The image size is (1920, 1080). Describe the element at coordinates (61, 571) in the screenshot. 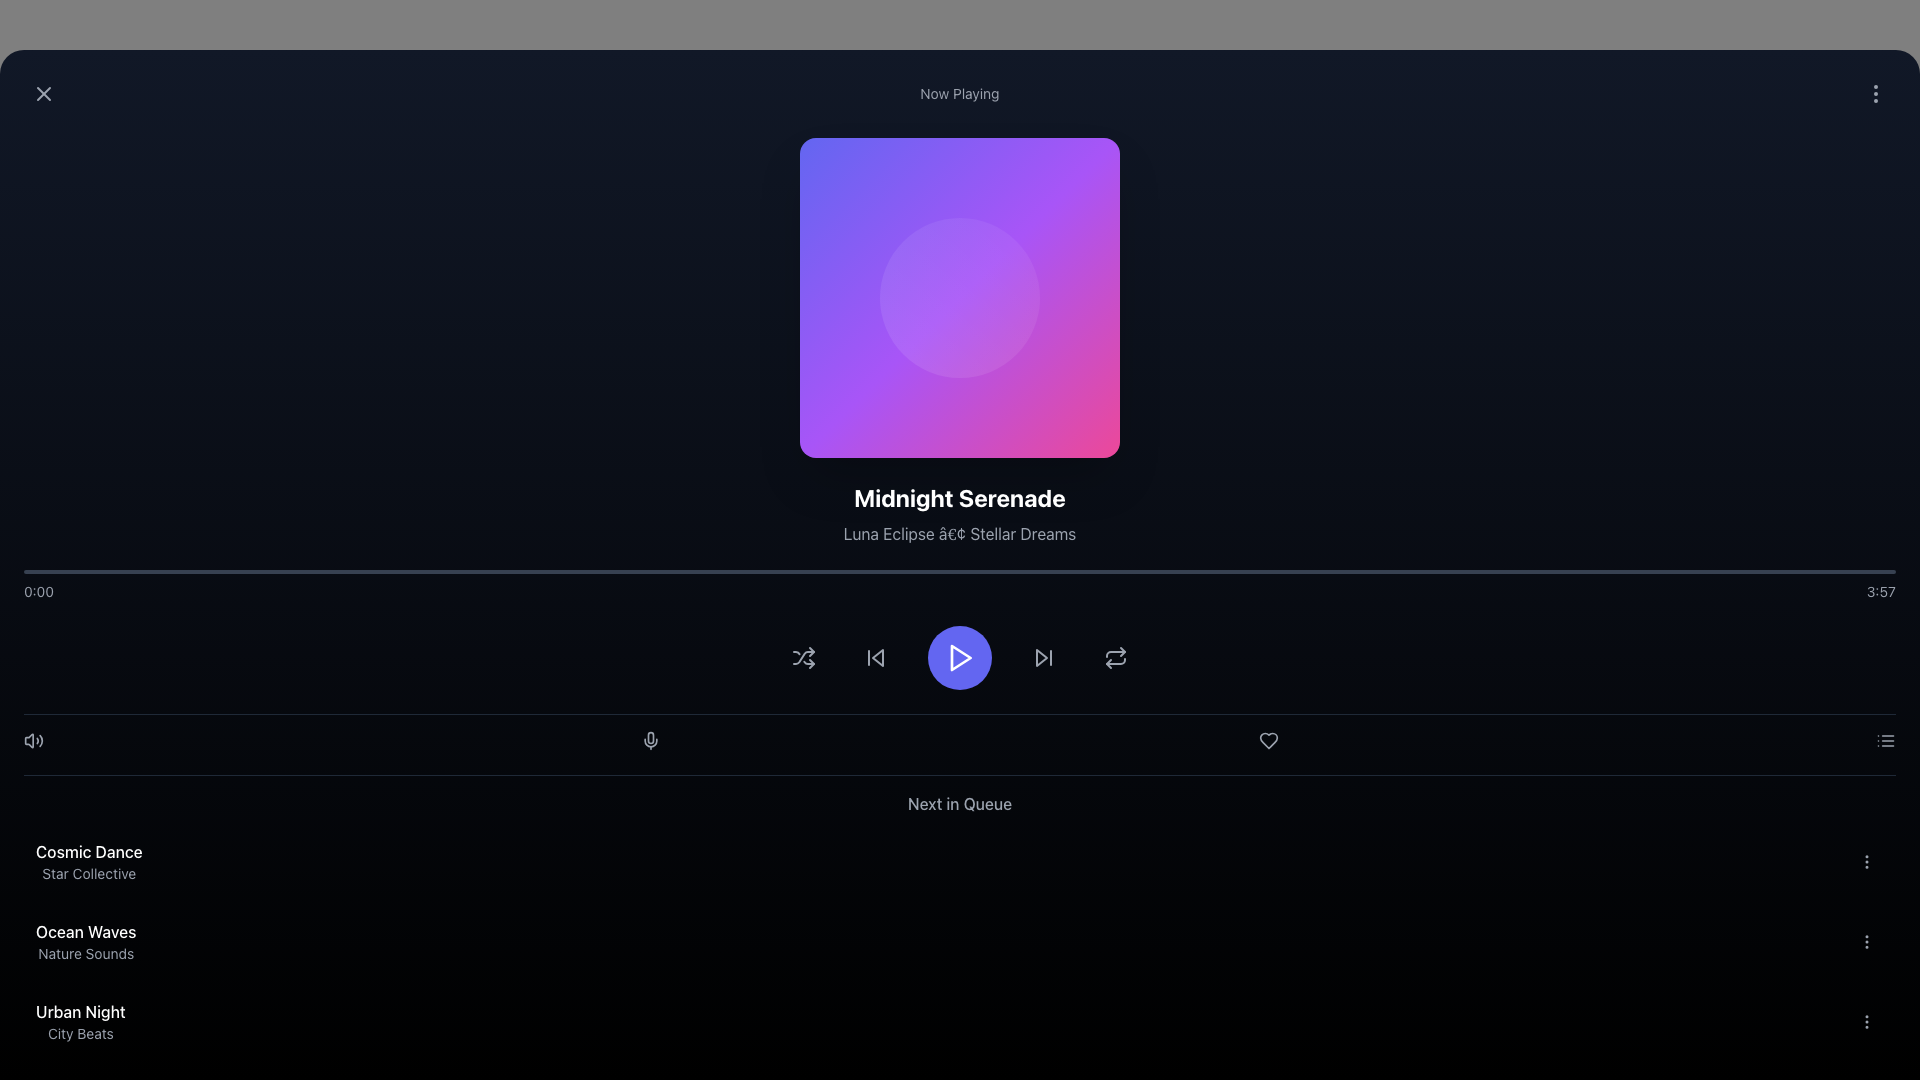

I see `the playback progress` at that location.